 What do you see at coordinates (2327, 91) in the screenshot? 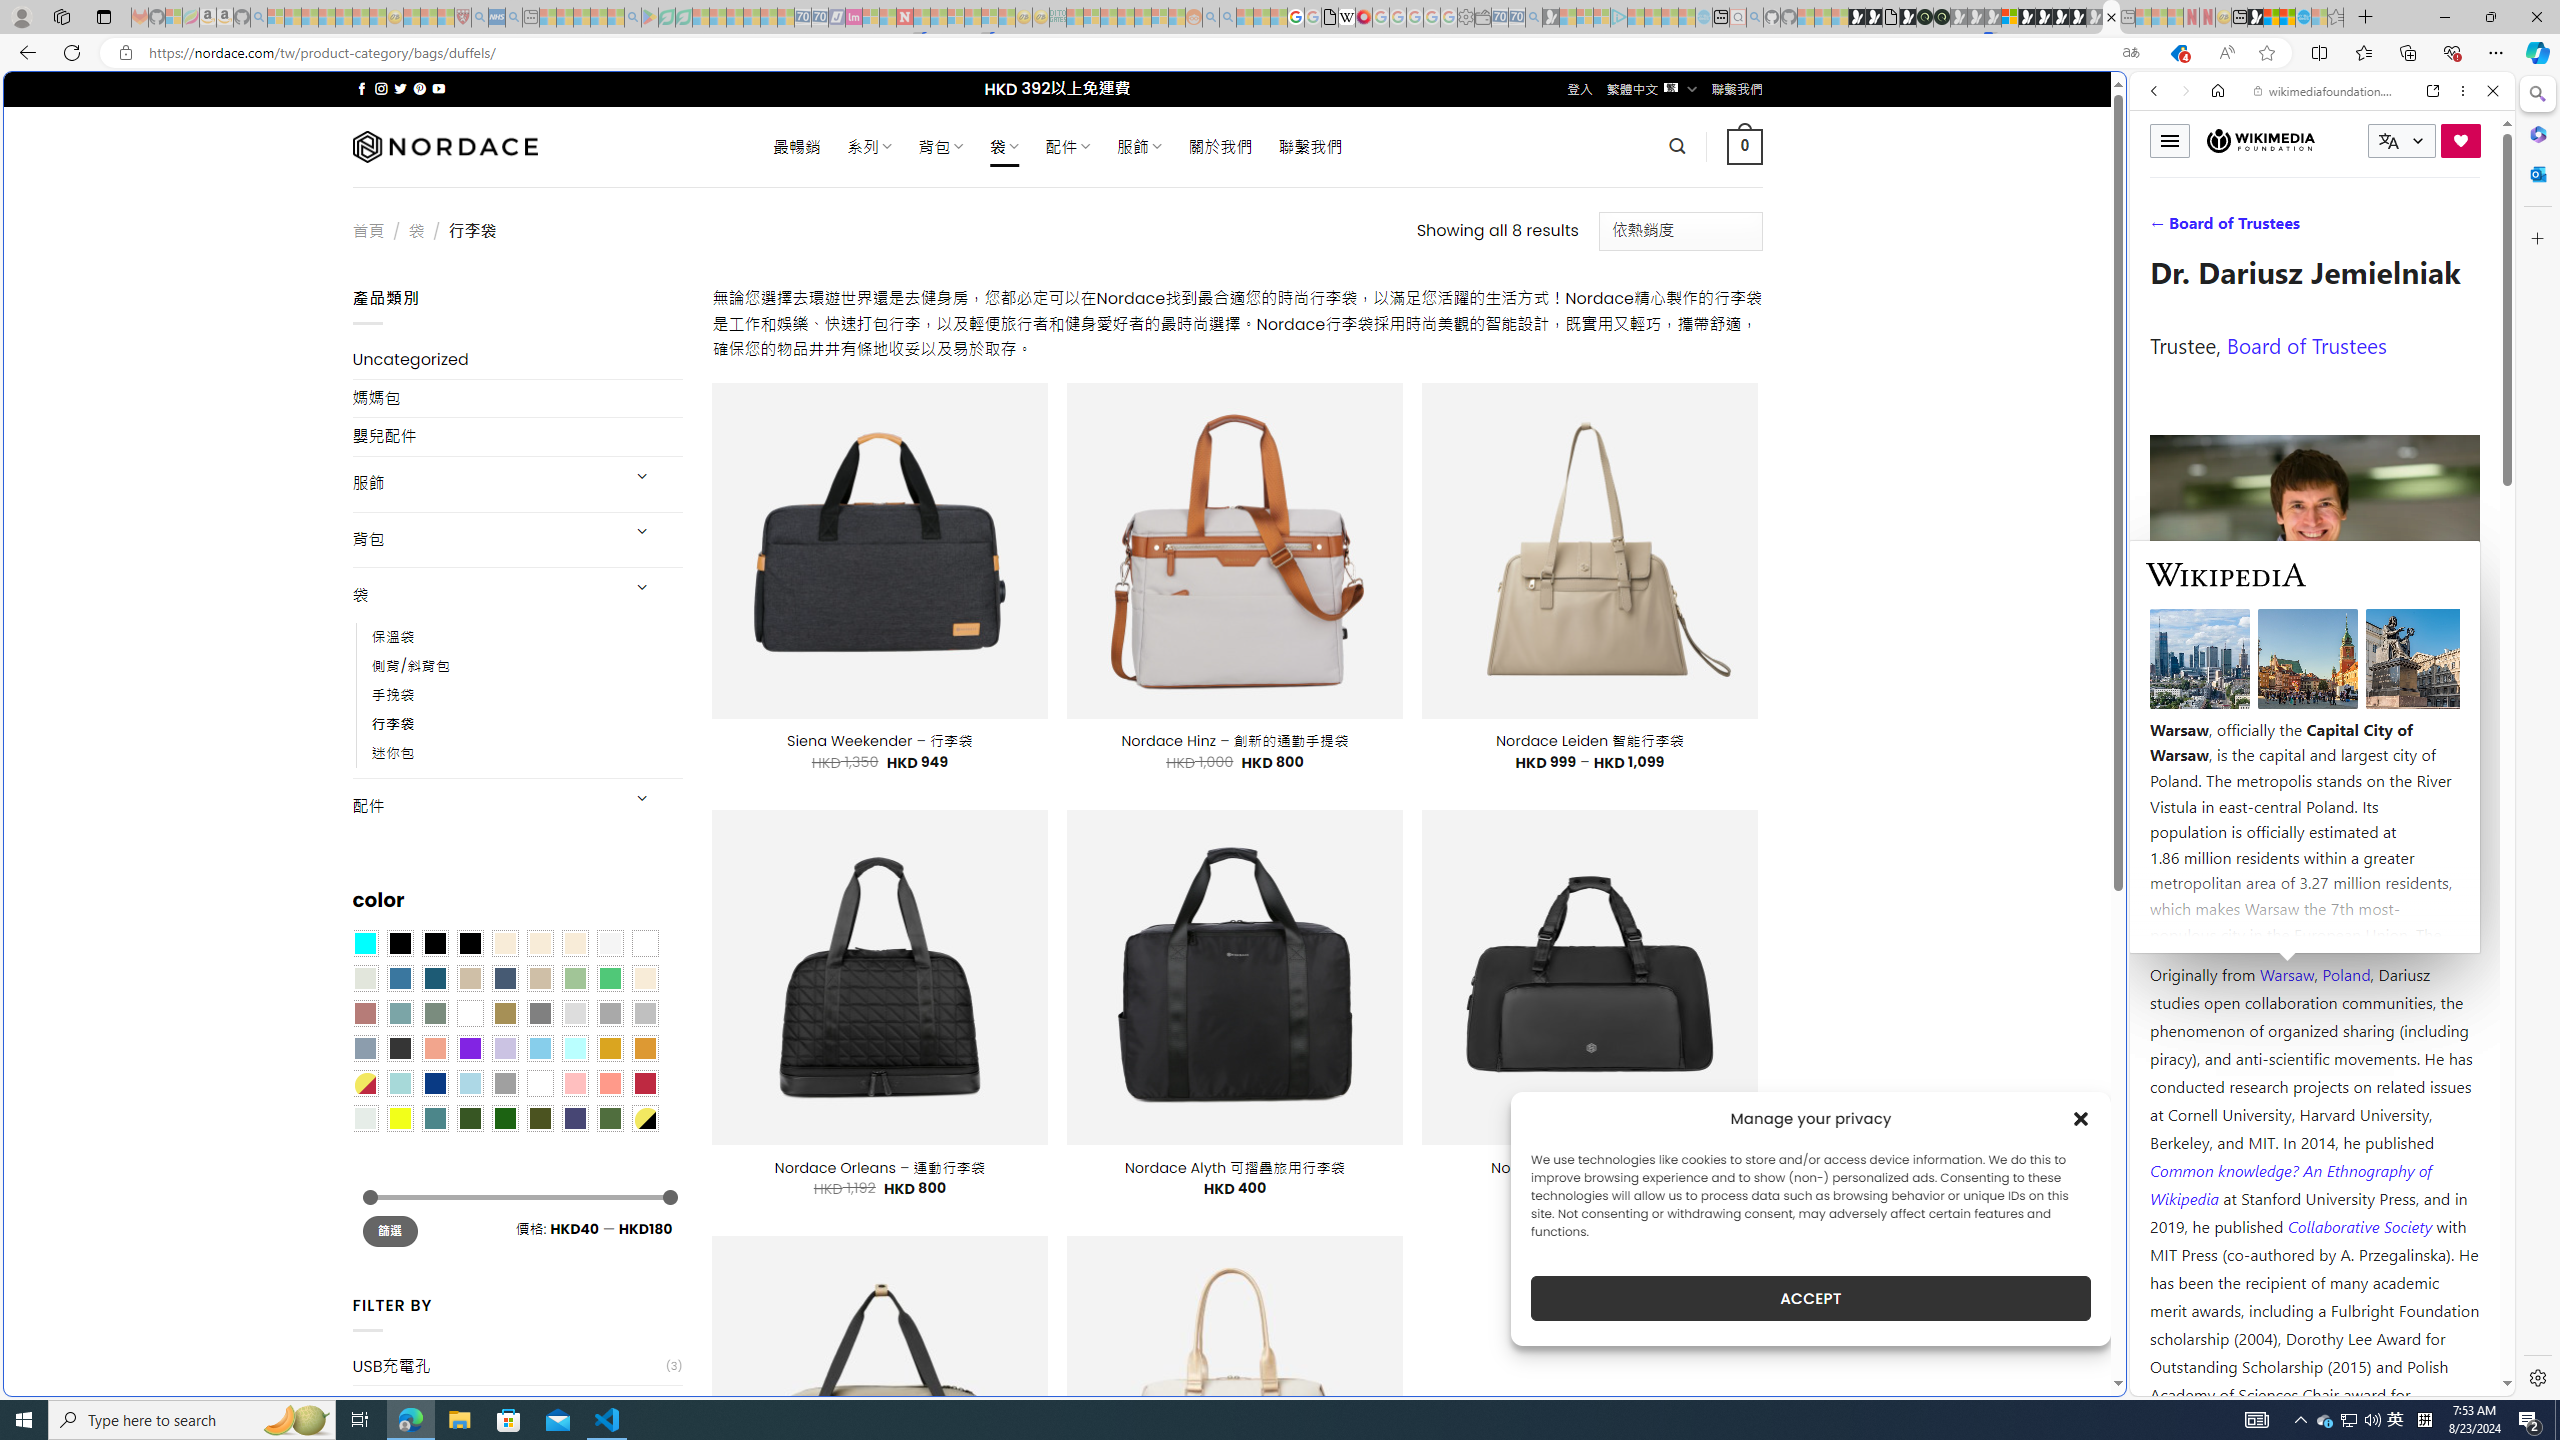
I see `'wikimediafoundation.org'` at bounding box center [2327, 91].